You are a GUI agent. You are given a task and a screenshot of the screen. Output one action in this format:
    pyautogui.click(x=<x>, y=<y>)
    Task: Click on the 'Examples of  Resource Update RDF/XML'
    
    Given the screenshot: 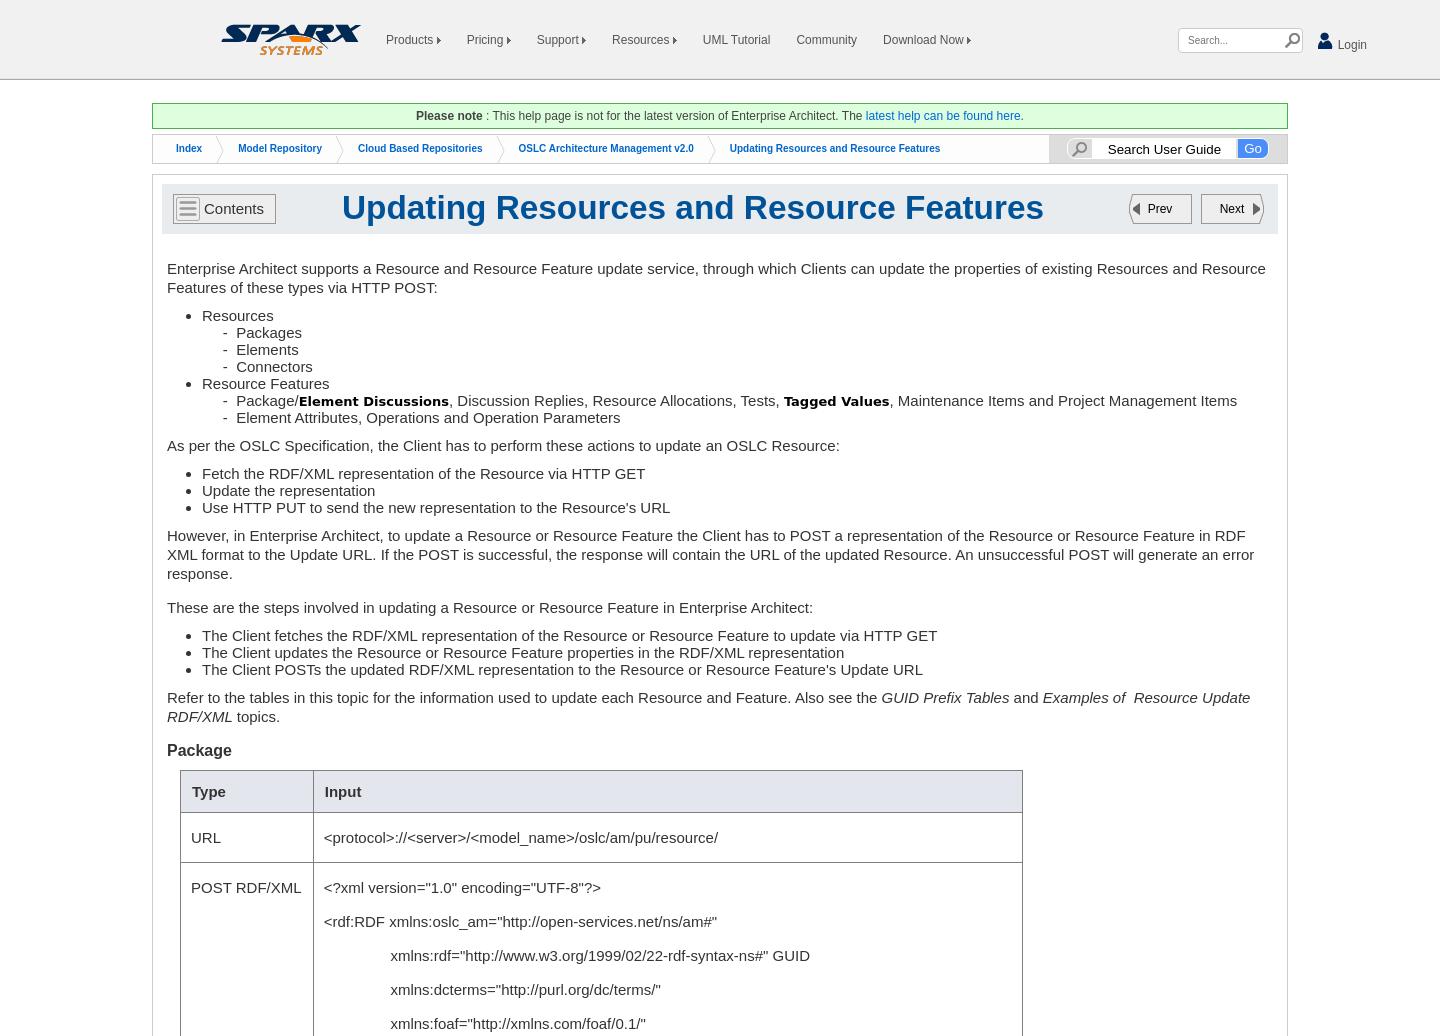 What is the action you would take?
    pyautogui.click(x=708, y=706)
    